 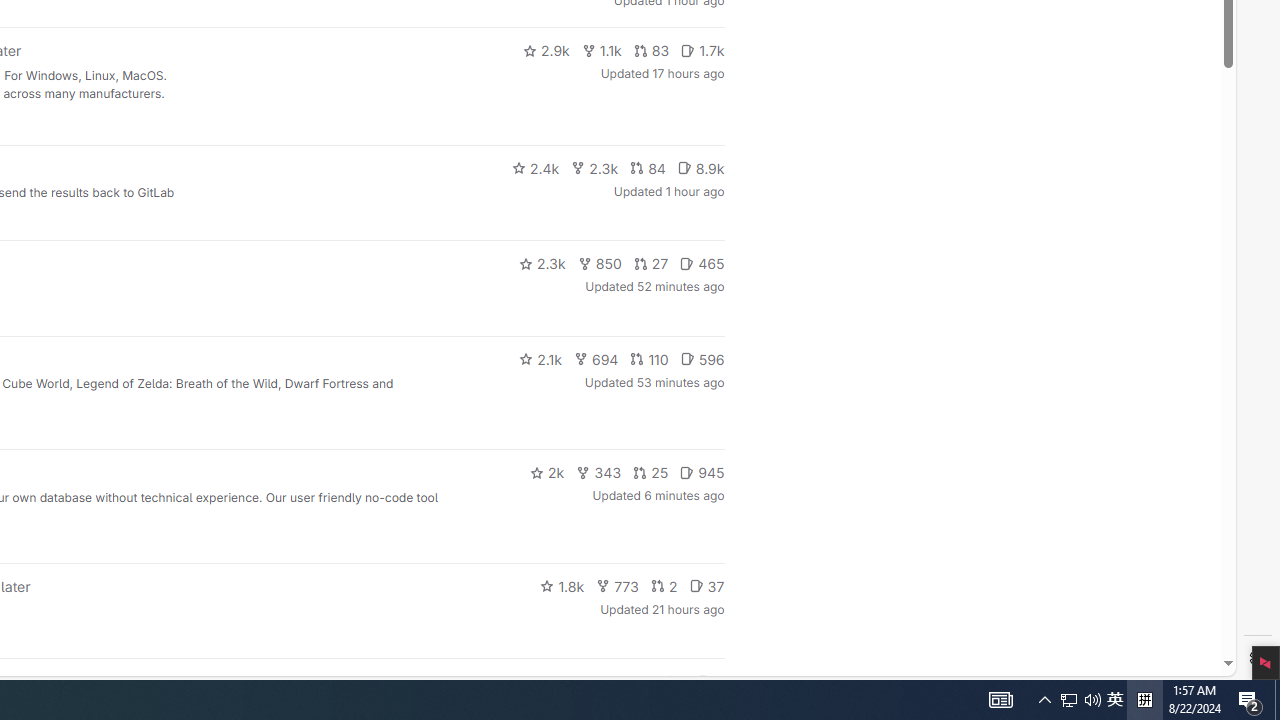 I want to click on '343', so click(x=598, y=473).